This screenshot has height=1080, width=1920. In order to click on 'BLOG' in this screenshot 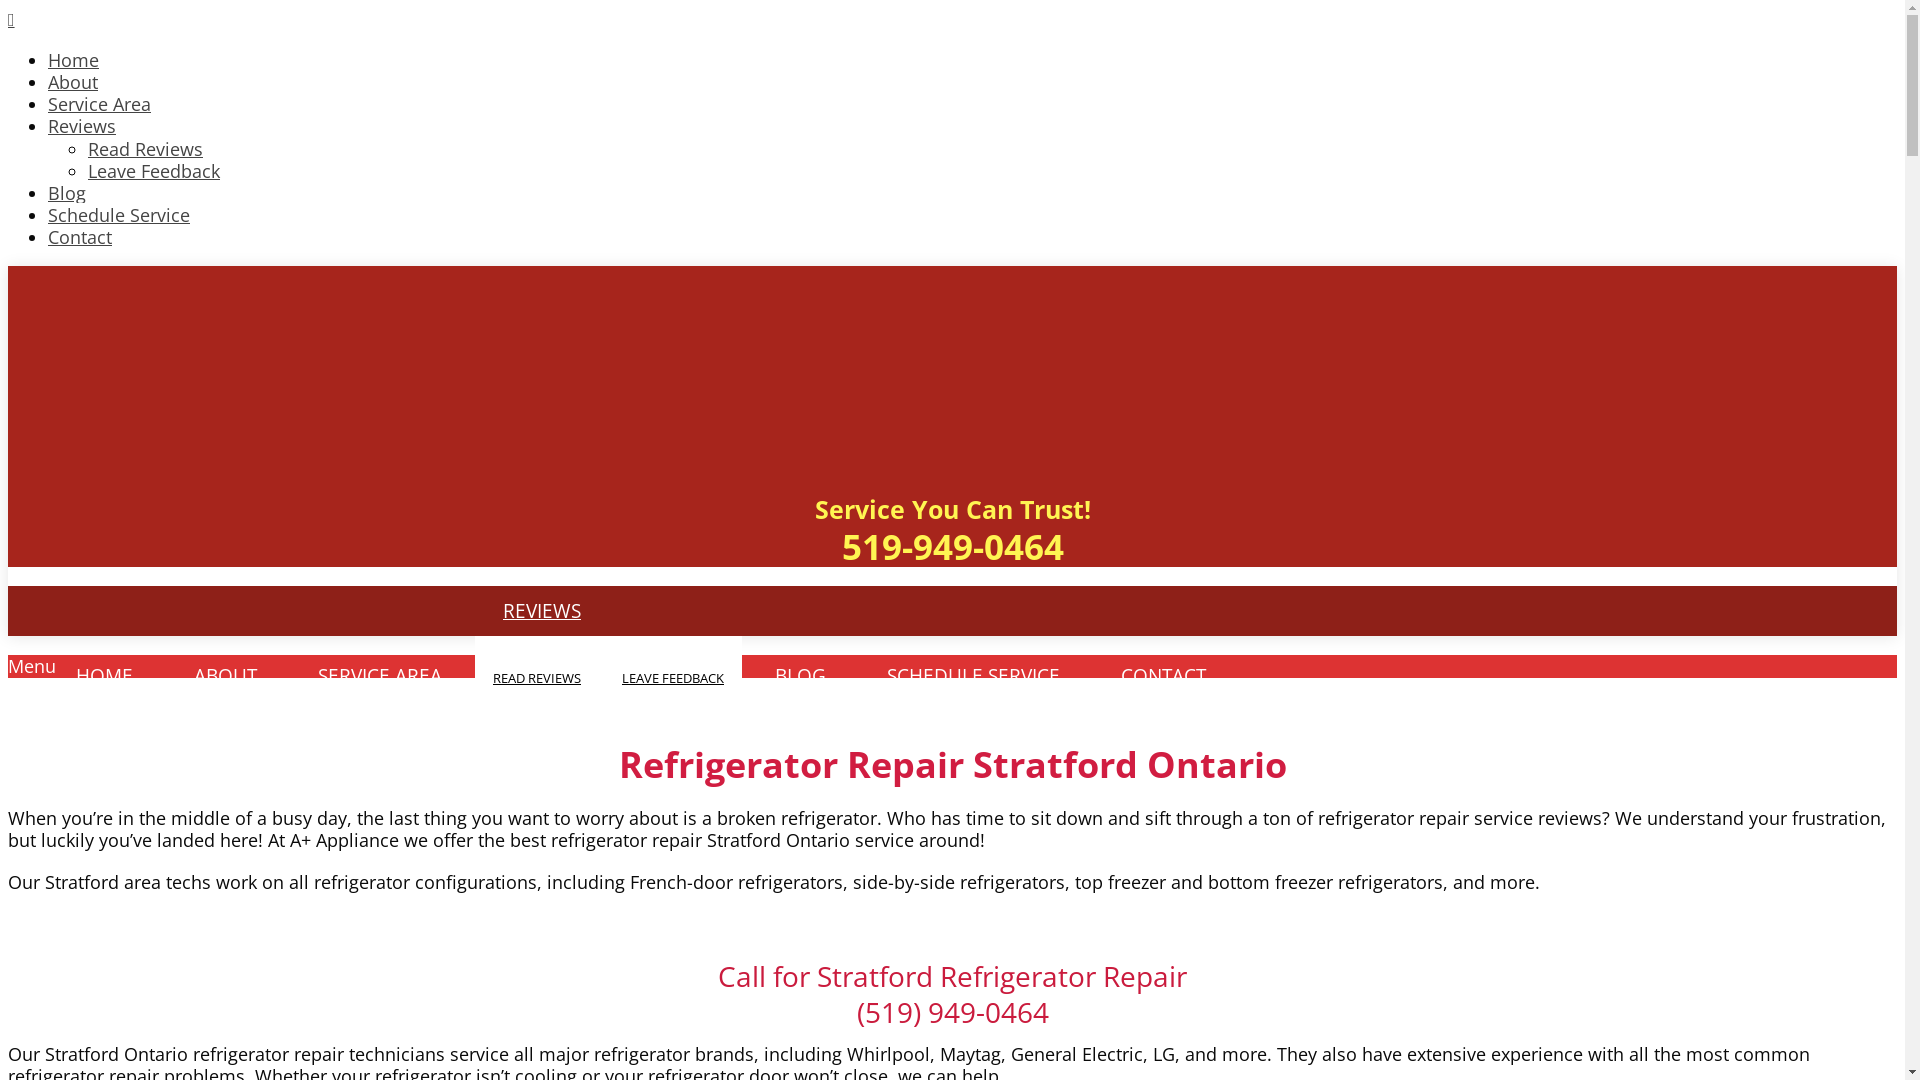, I will do `click(800, 675)`.